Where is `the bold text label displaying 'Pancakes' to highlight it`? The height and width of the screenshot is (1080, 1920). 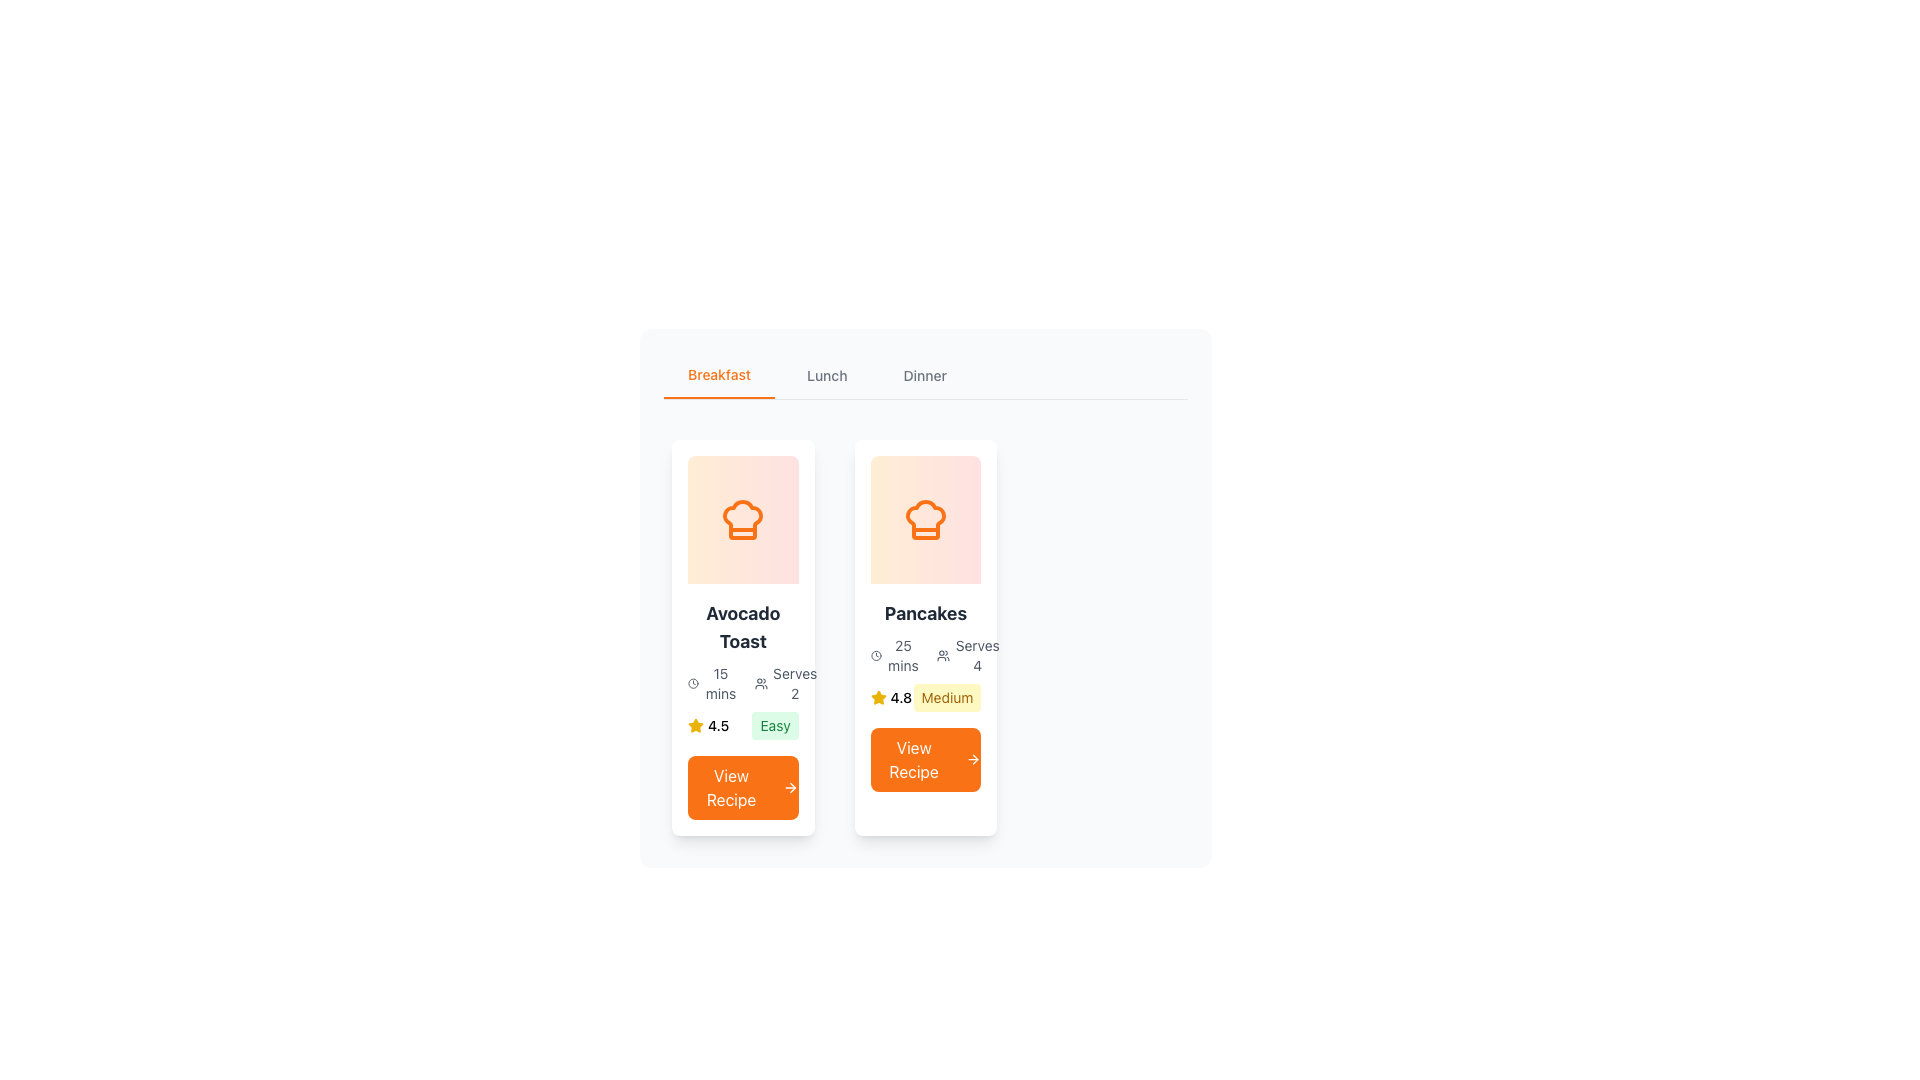 the bold text label displaying 'Pancakes' to highlight it is located at coordinates (925, 612).